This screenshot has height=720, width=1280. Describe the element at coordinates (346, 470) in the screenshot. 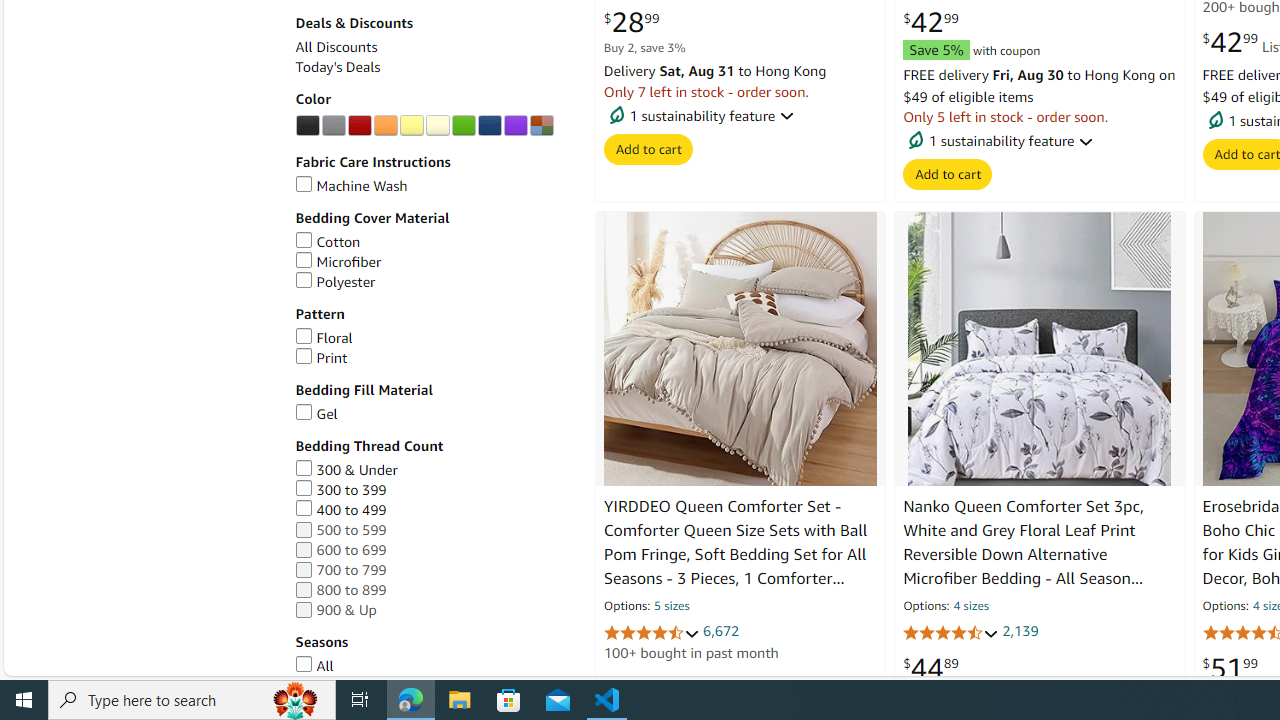

I see `'300 & Under'` at that location.